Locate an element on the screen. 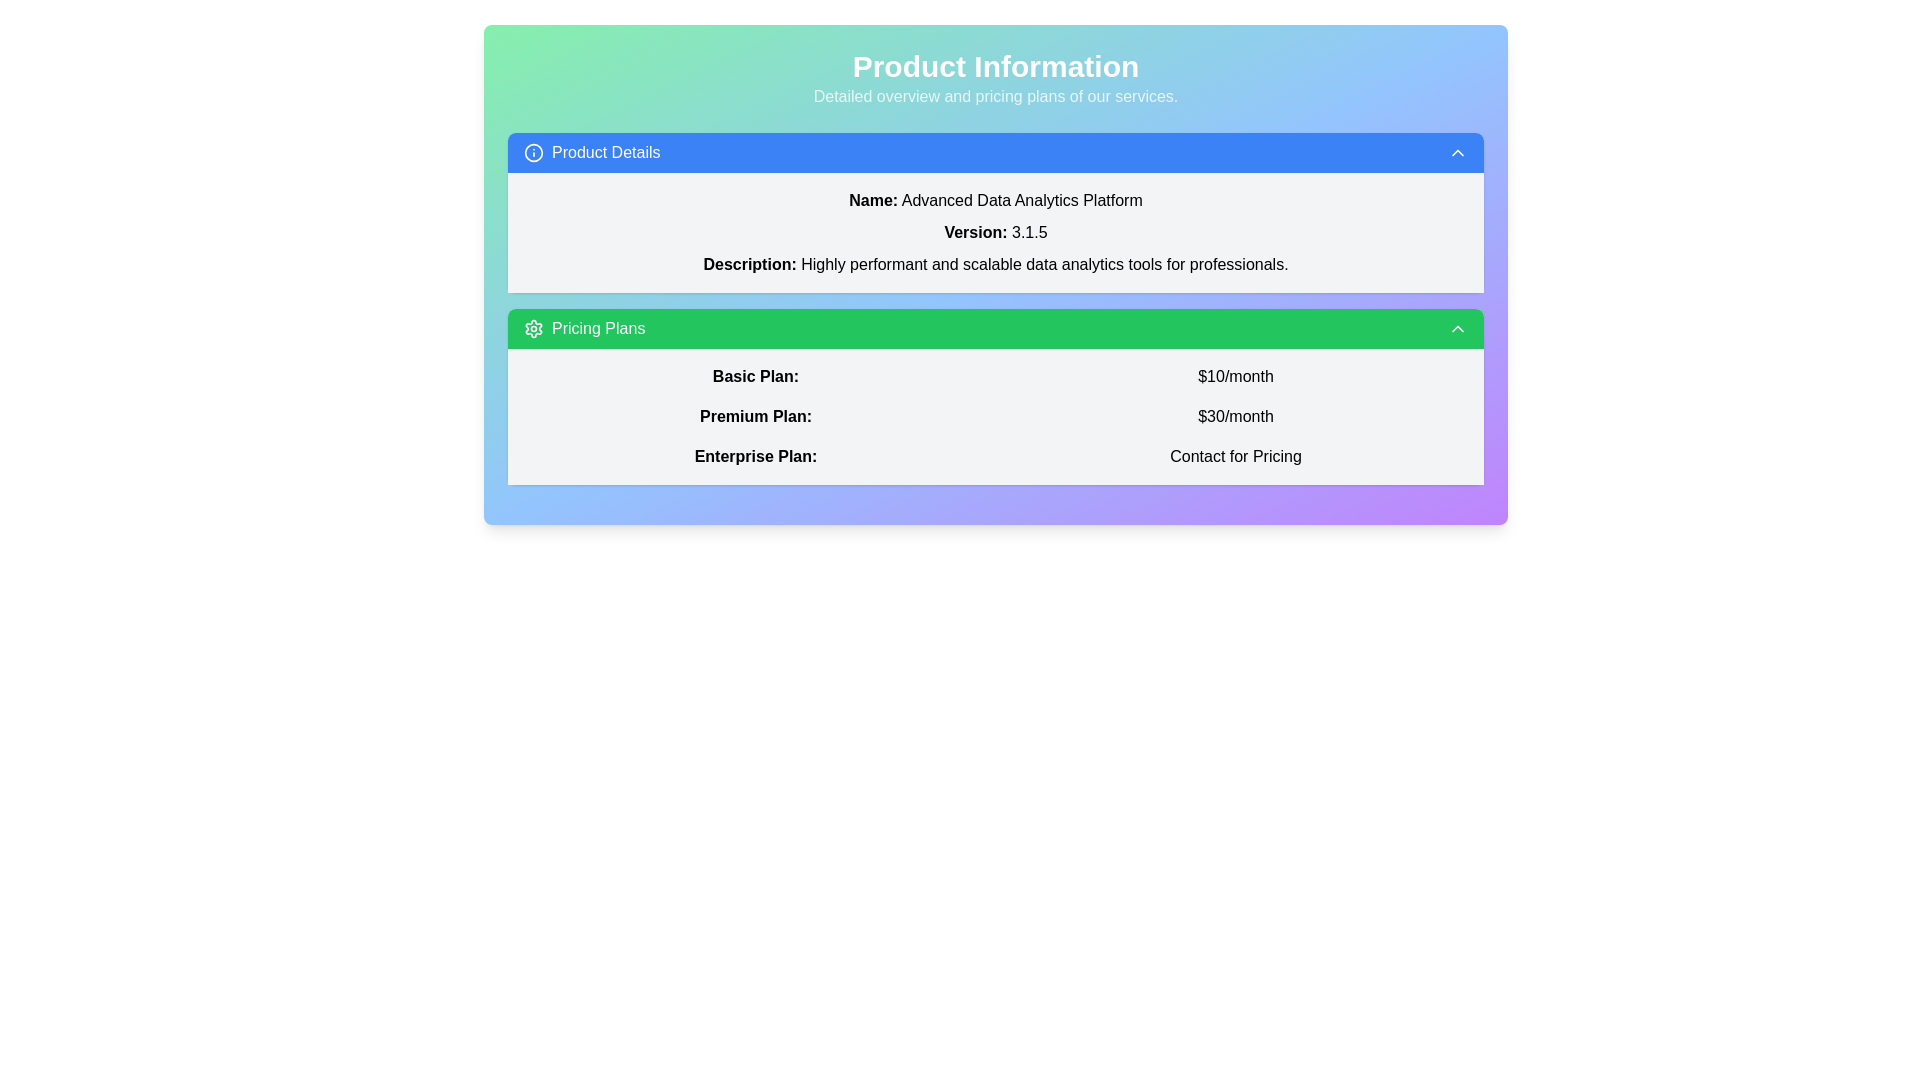  the informational text about the pricing for the 'Enterprise Plan', located at the bottom of the 'Pricing Plans' section, to the right of the label 'Enterprise Plan:' is located at coordinates (1235, 456).